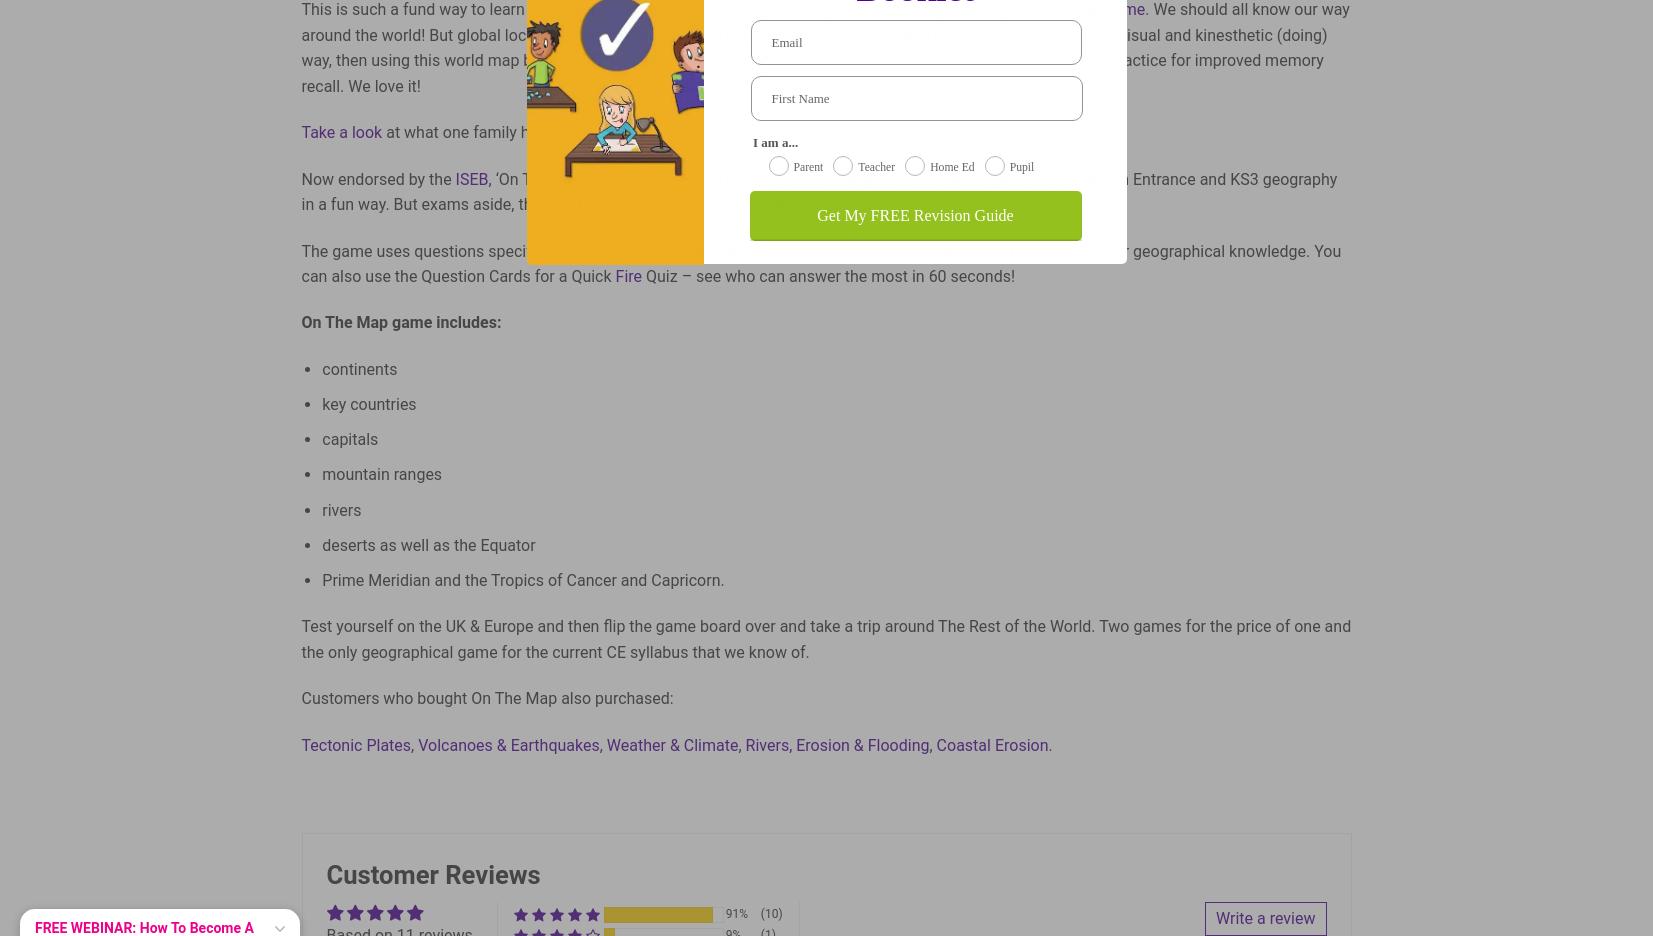  I want to click on 'Rivers, Erosion & Flooding', so click(837, 744).